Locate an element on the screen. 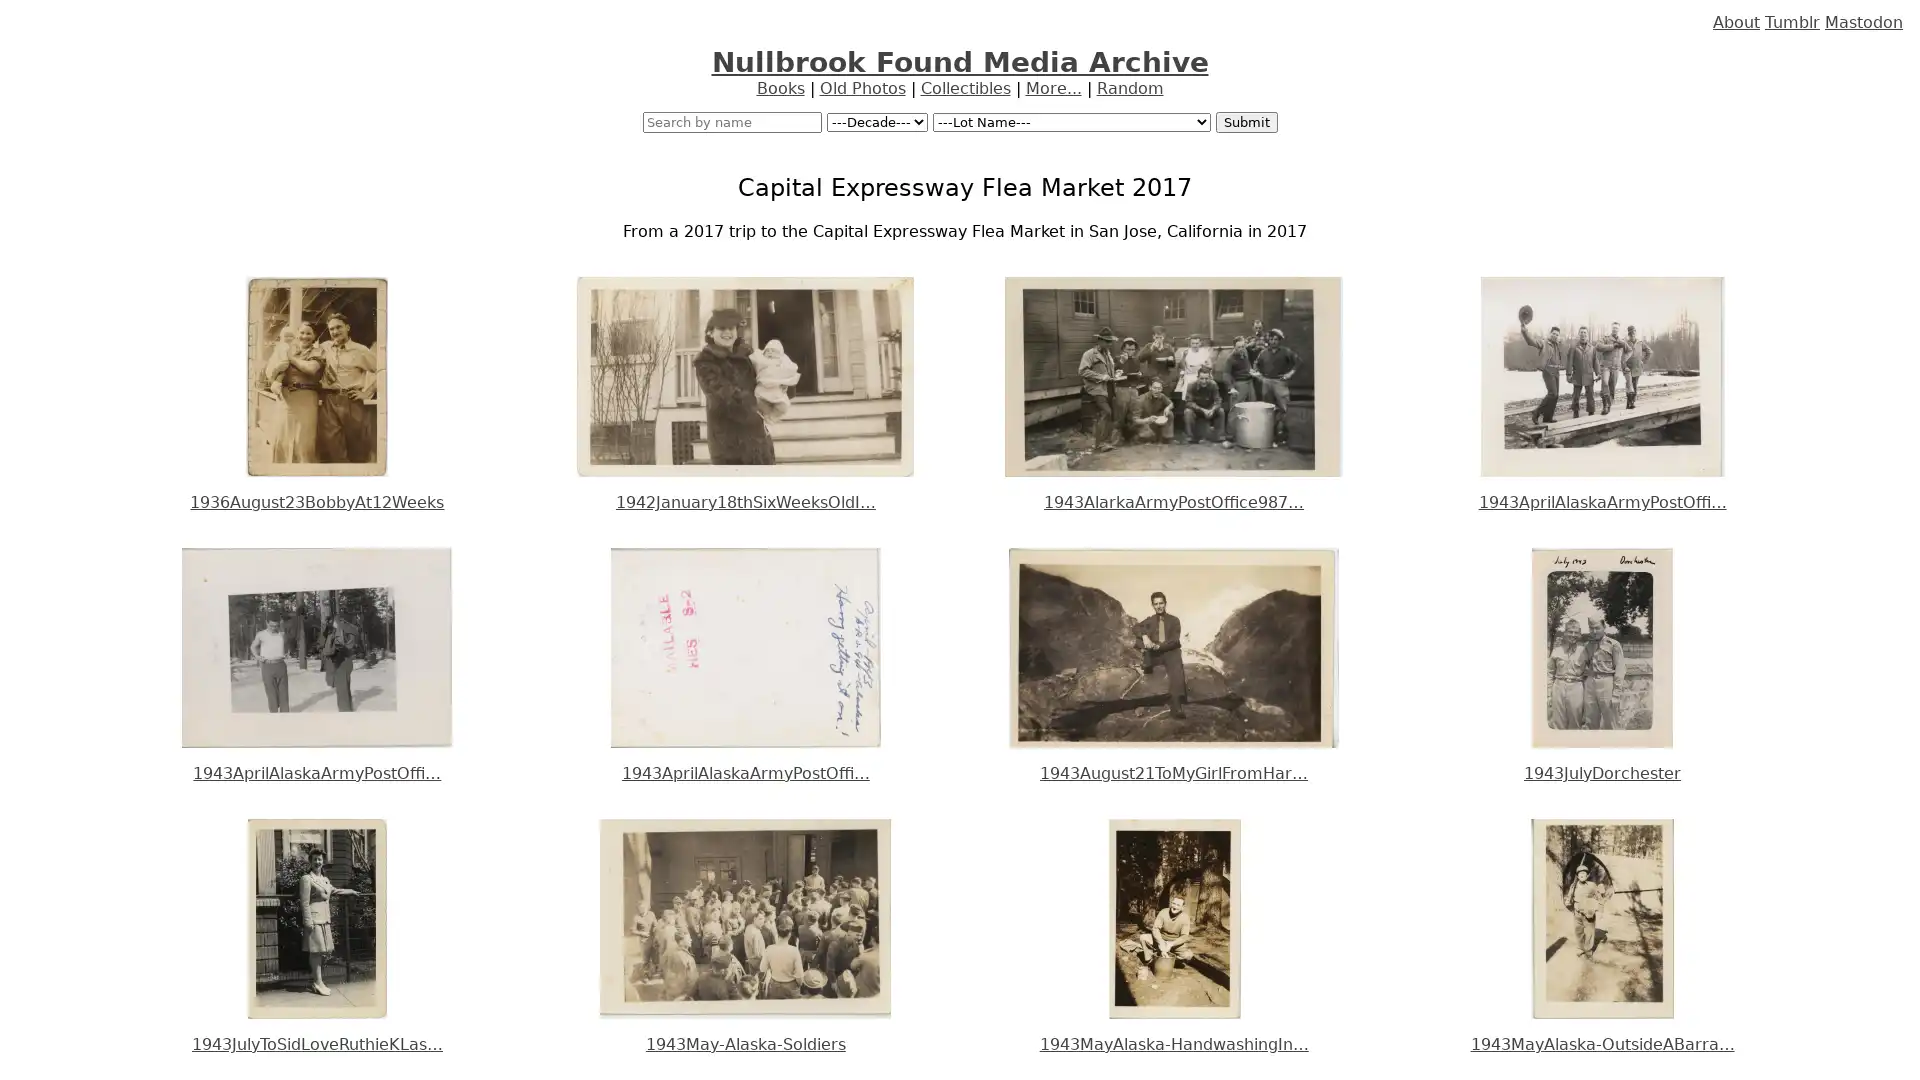 This screenshot has width=1920, height=1080. Submit is located at coordinates (1245, 122).